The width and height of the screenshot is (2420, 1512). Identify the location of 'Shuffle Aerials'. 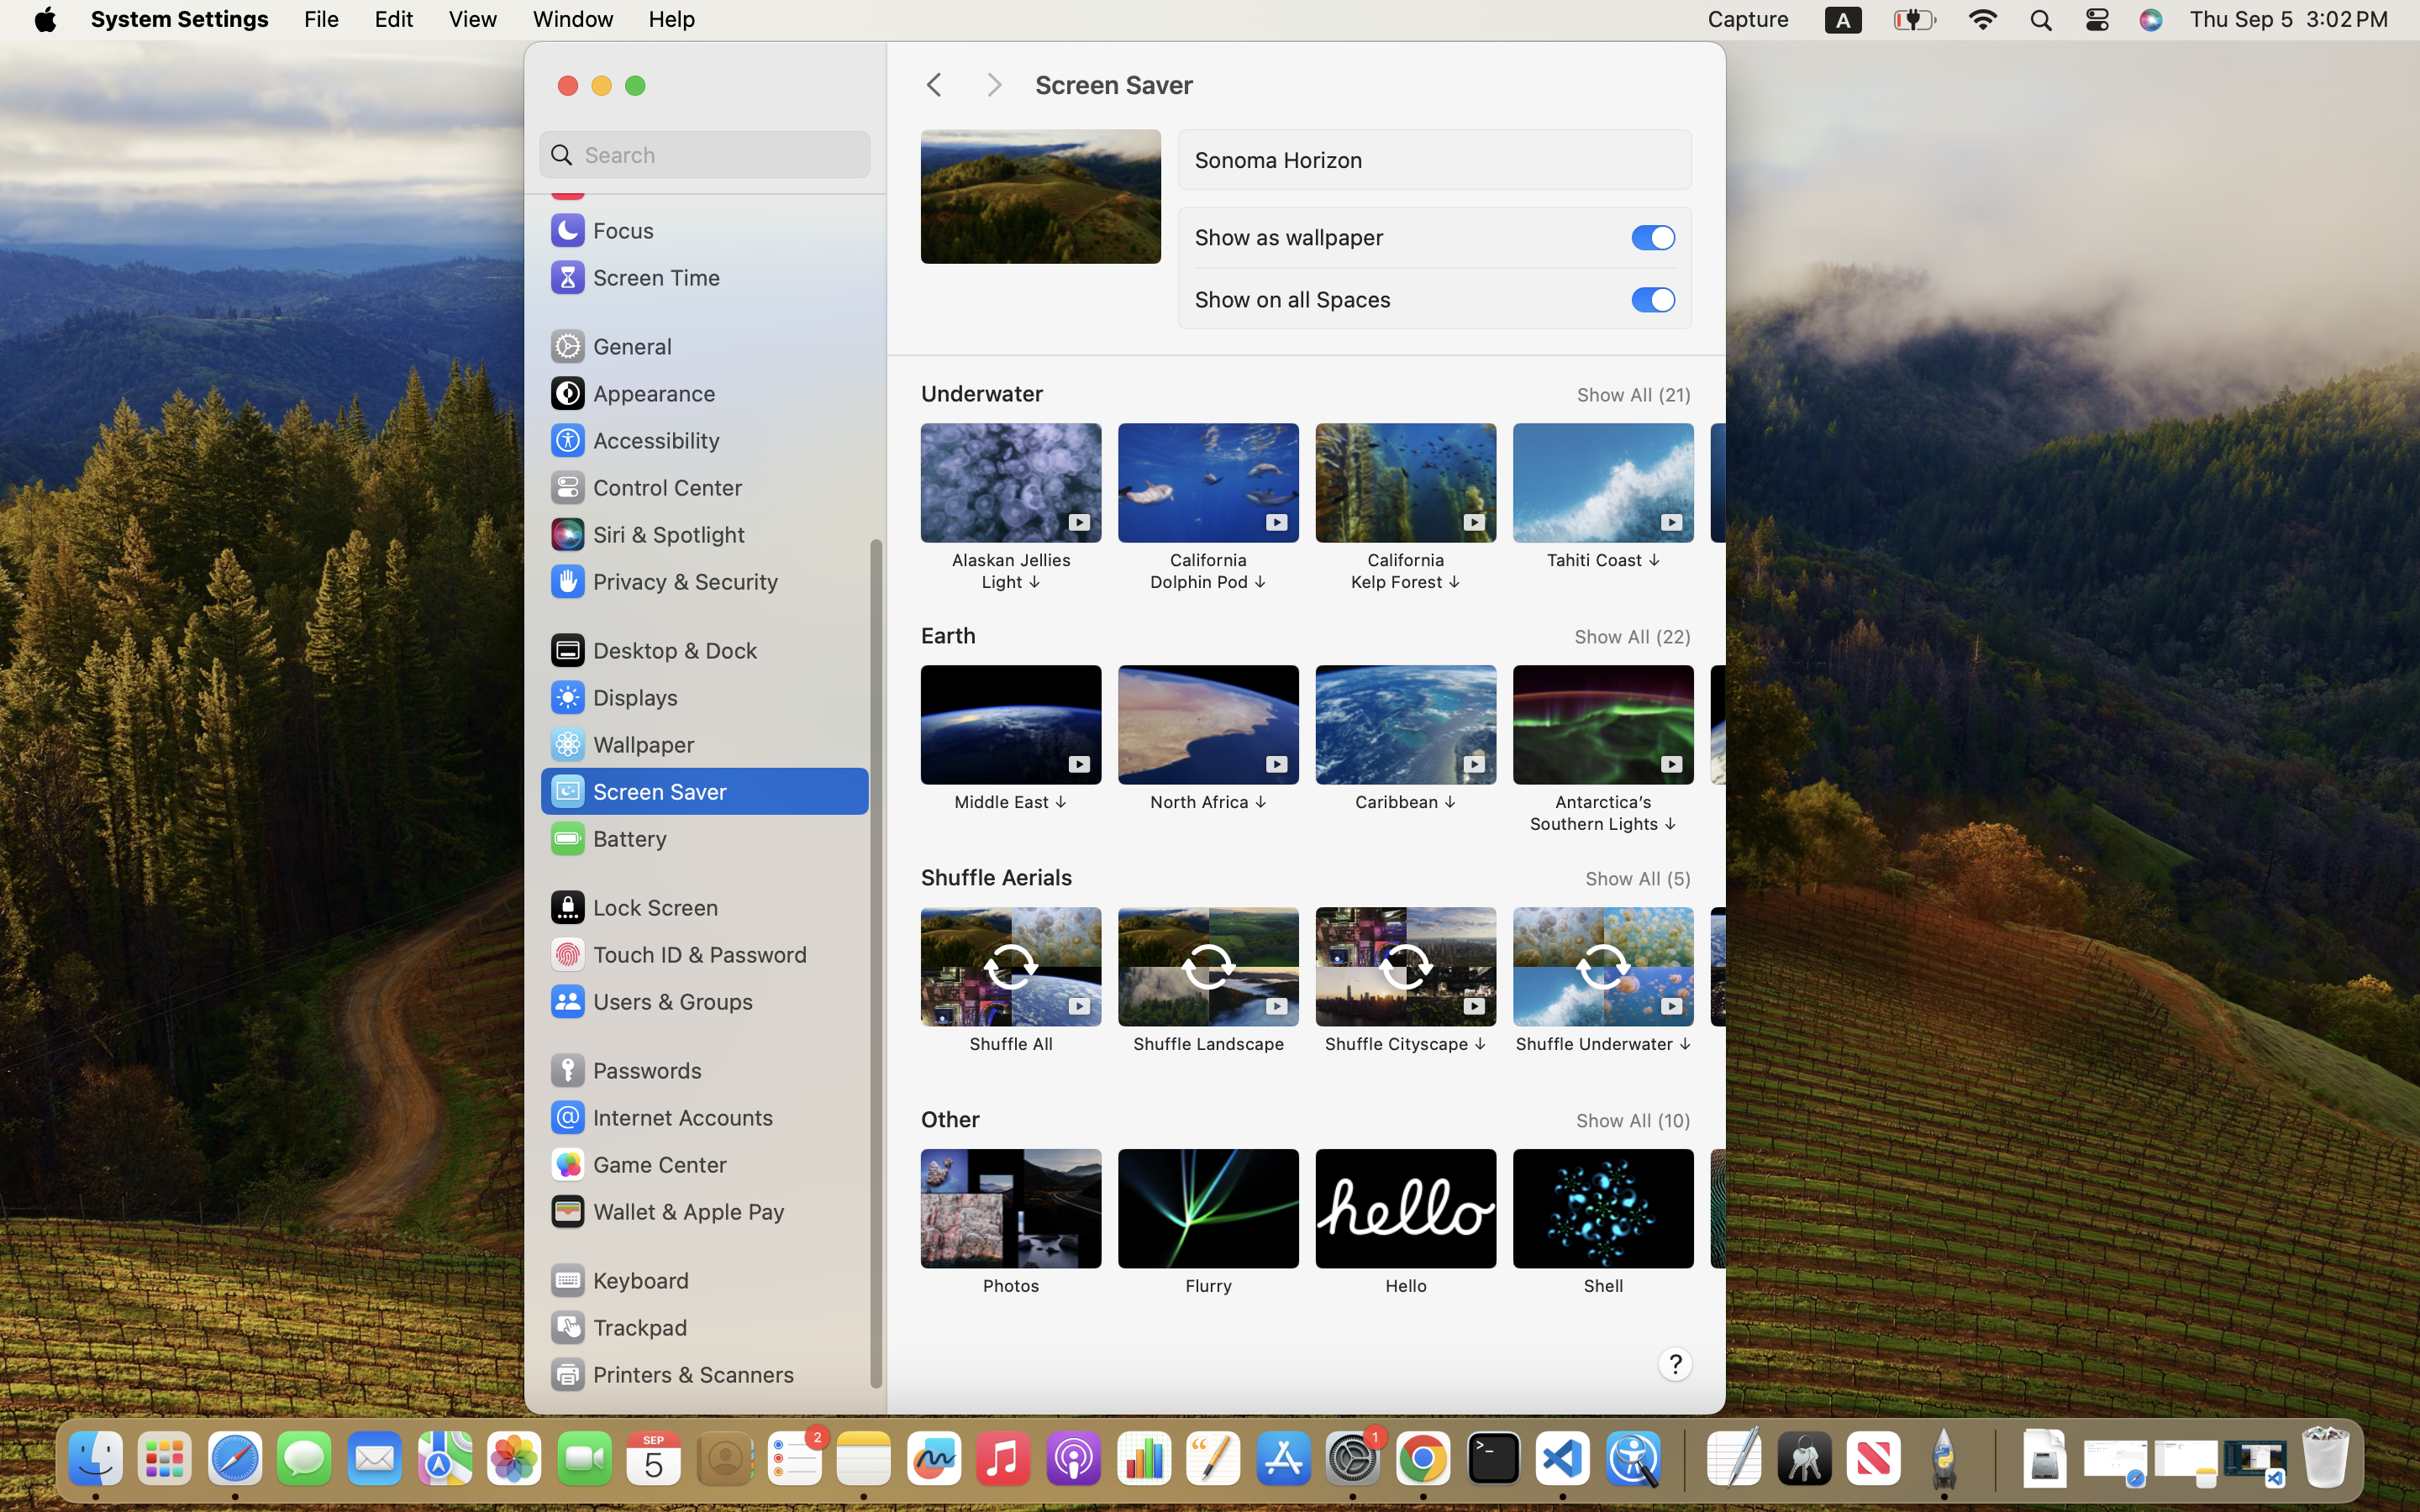
(995, 876).